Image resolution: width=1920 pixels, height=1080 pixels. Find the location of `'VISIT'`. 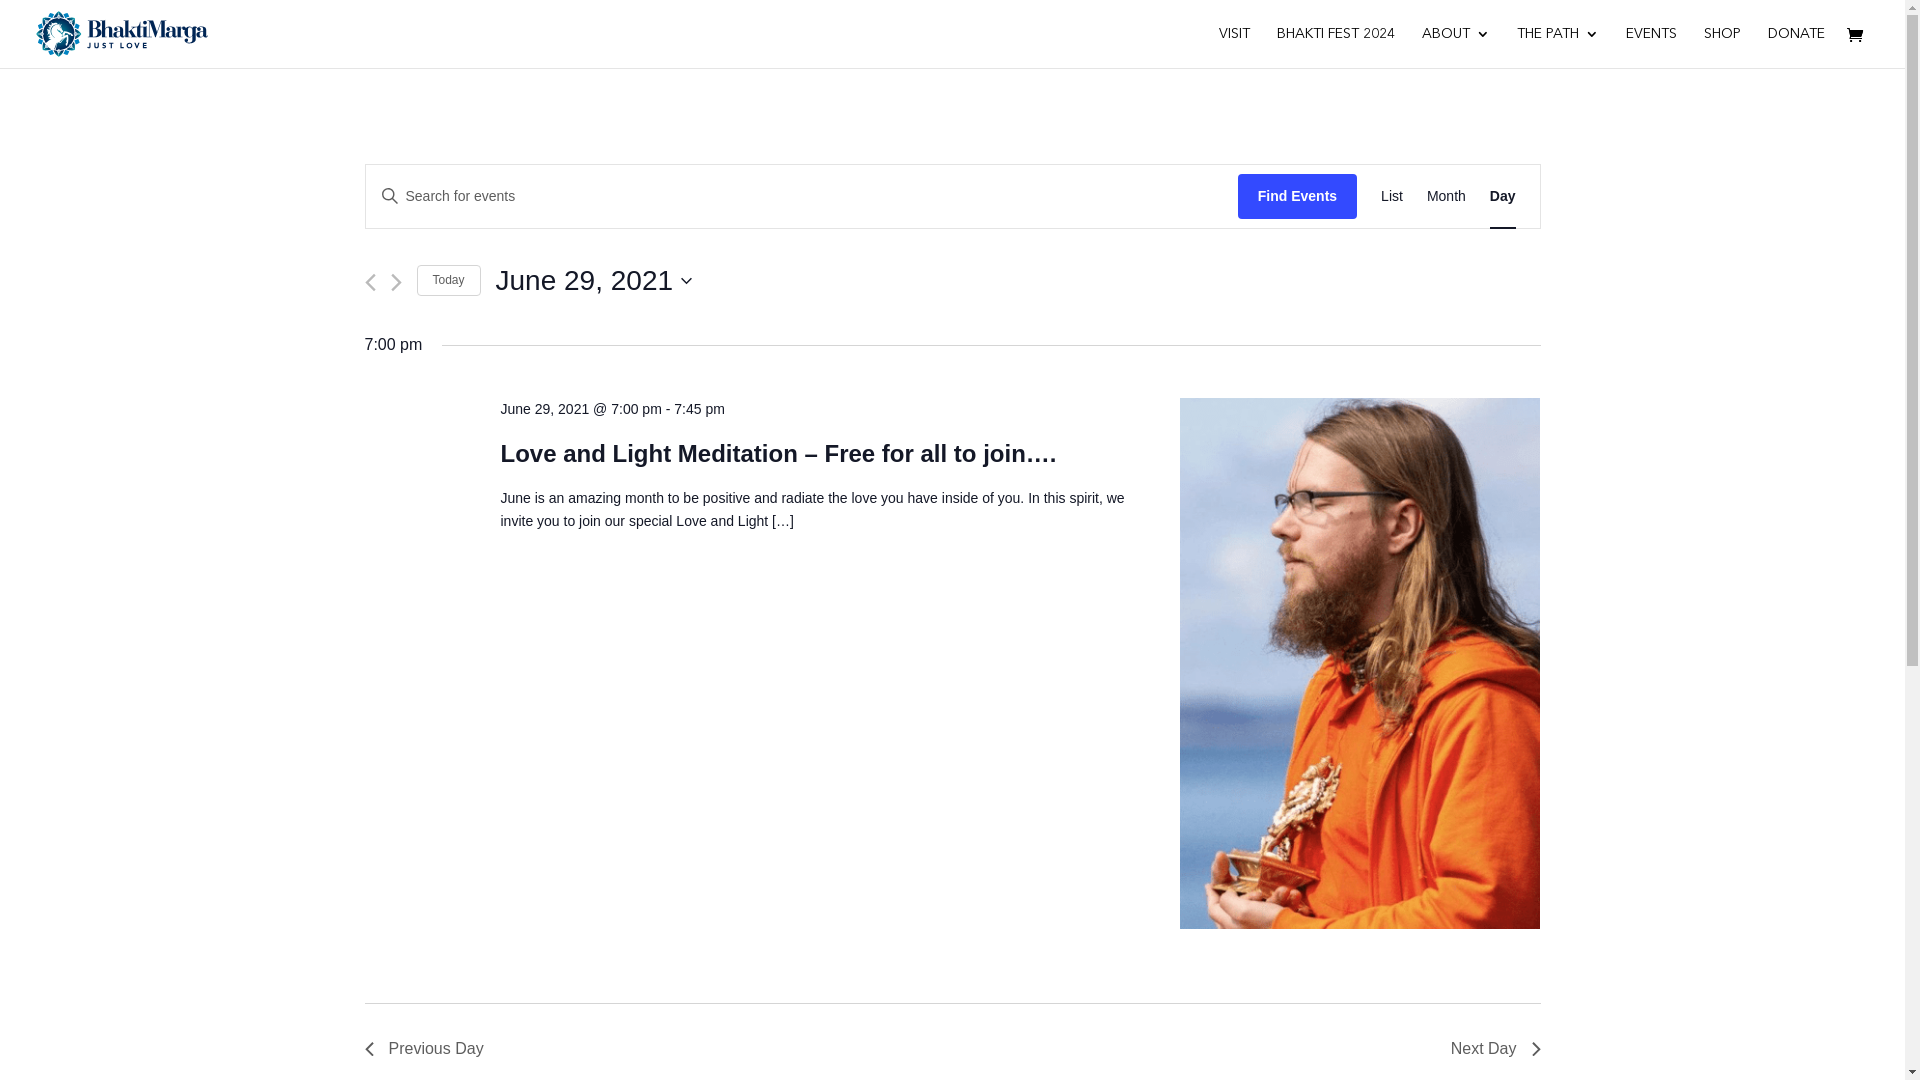

'VISIT' is located at coordinates (1233, 46).